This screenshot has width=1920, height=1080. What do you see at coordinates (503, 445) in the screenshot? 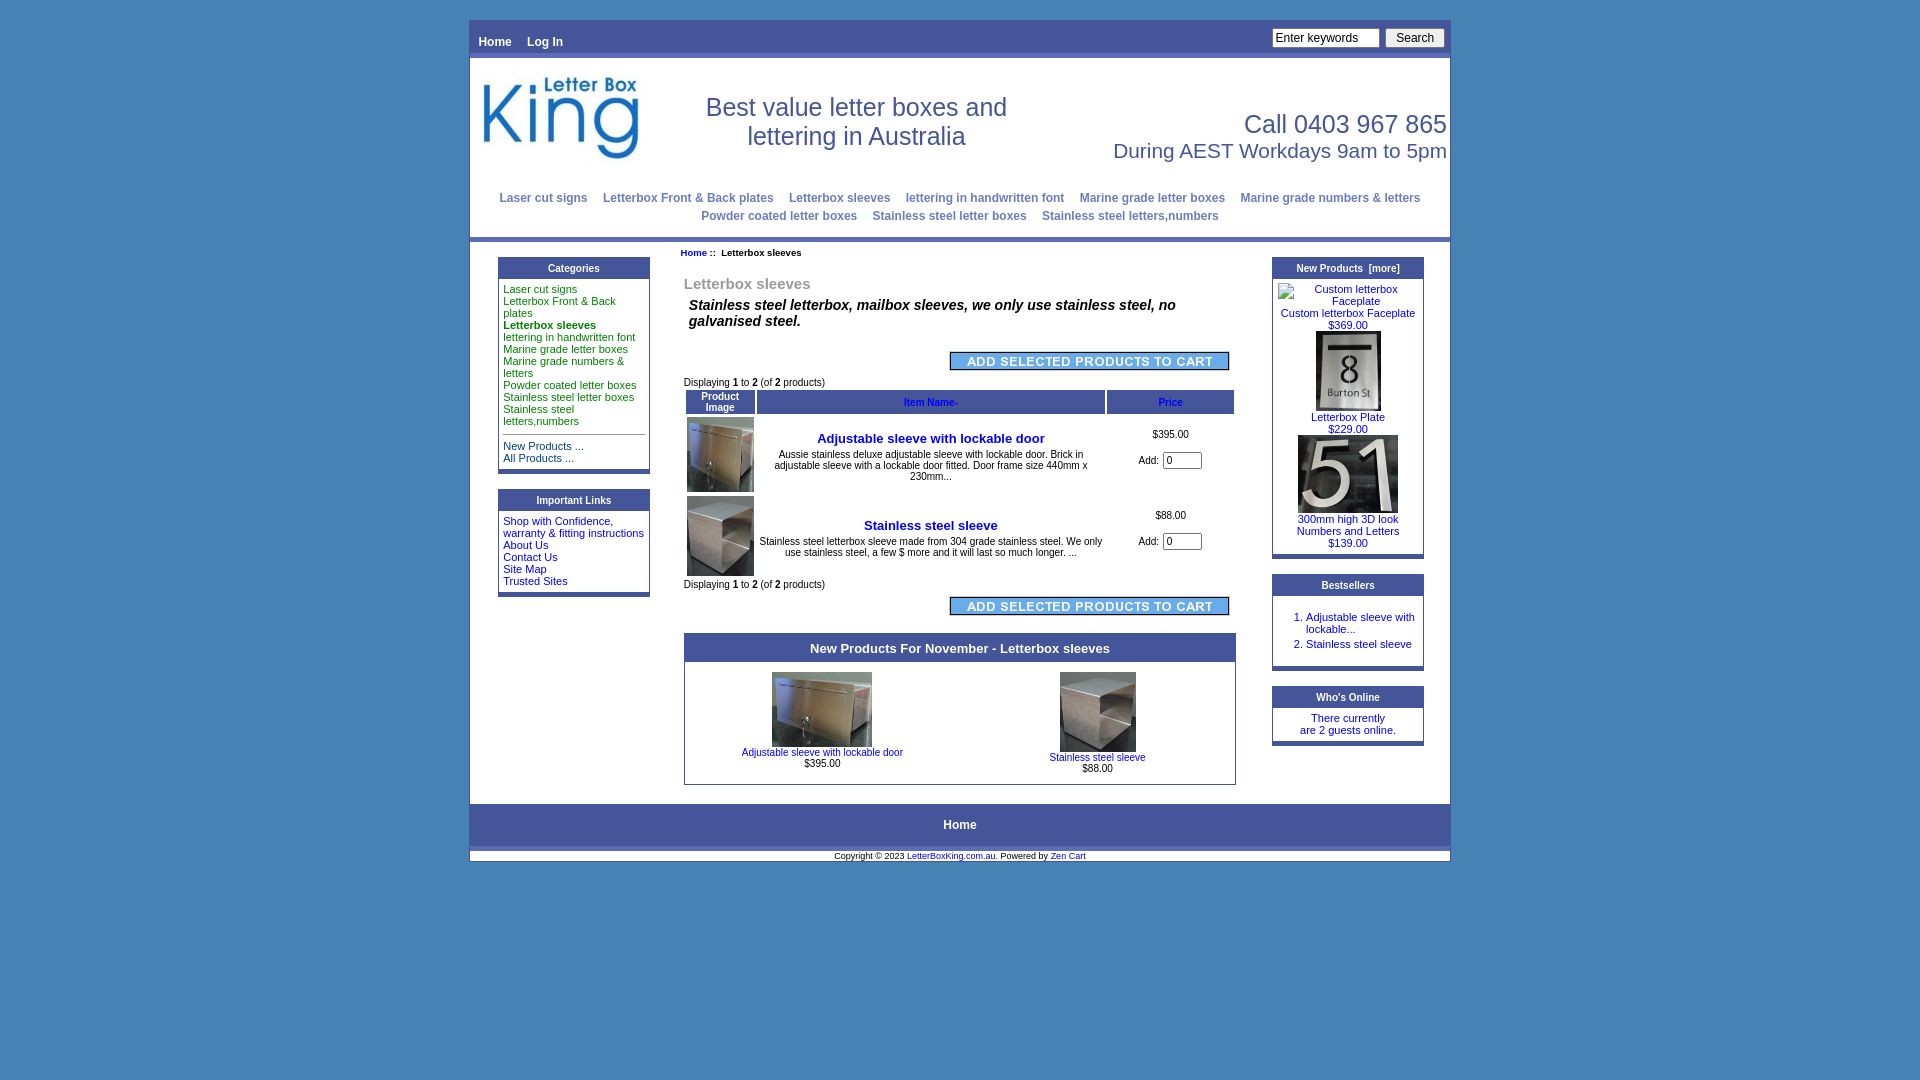
I see `'New Products ...'` at bounding box center [503, 445].